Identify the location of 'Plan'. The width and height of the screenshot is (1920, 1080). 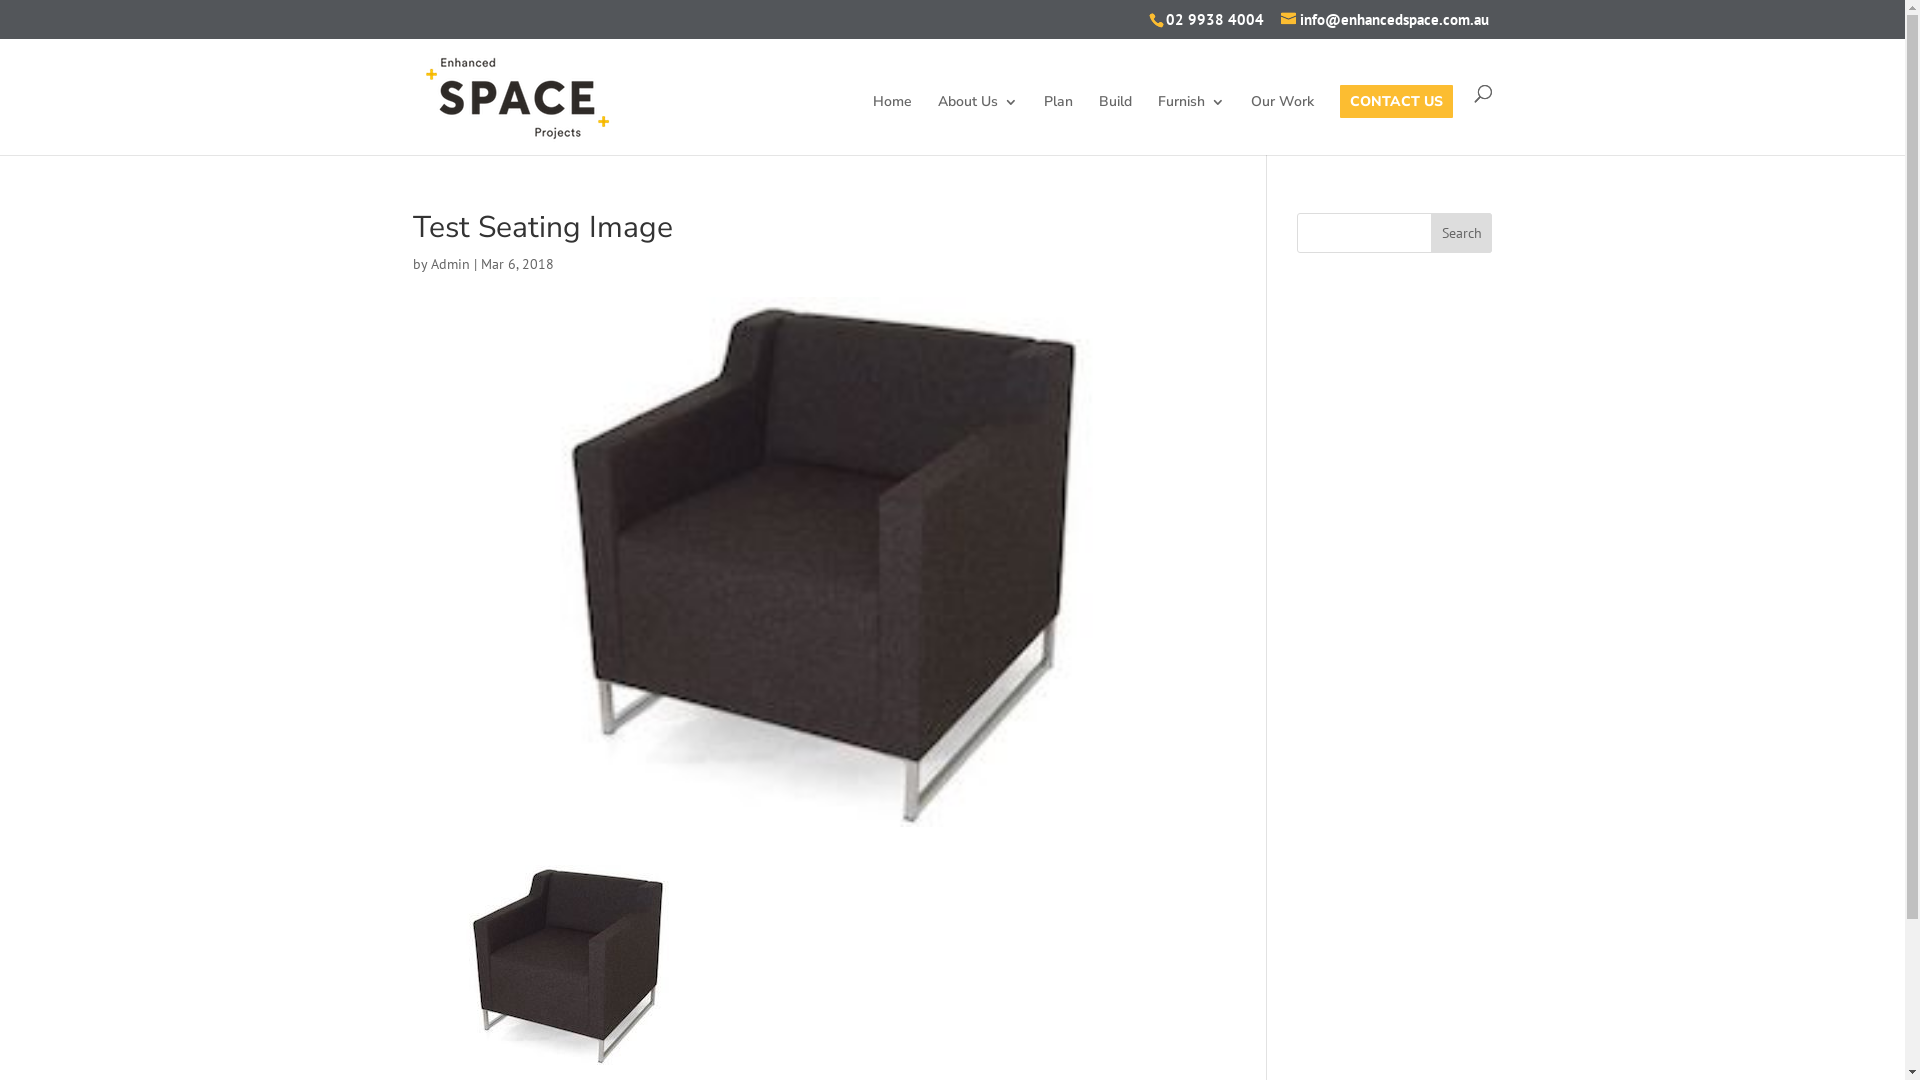
(1057, 123).